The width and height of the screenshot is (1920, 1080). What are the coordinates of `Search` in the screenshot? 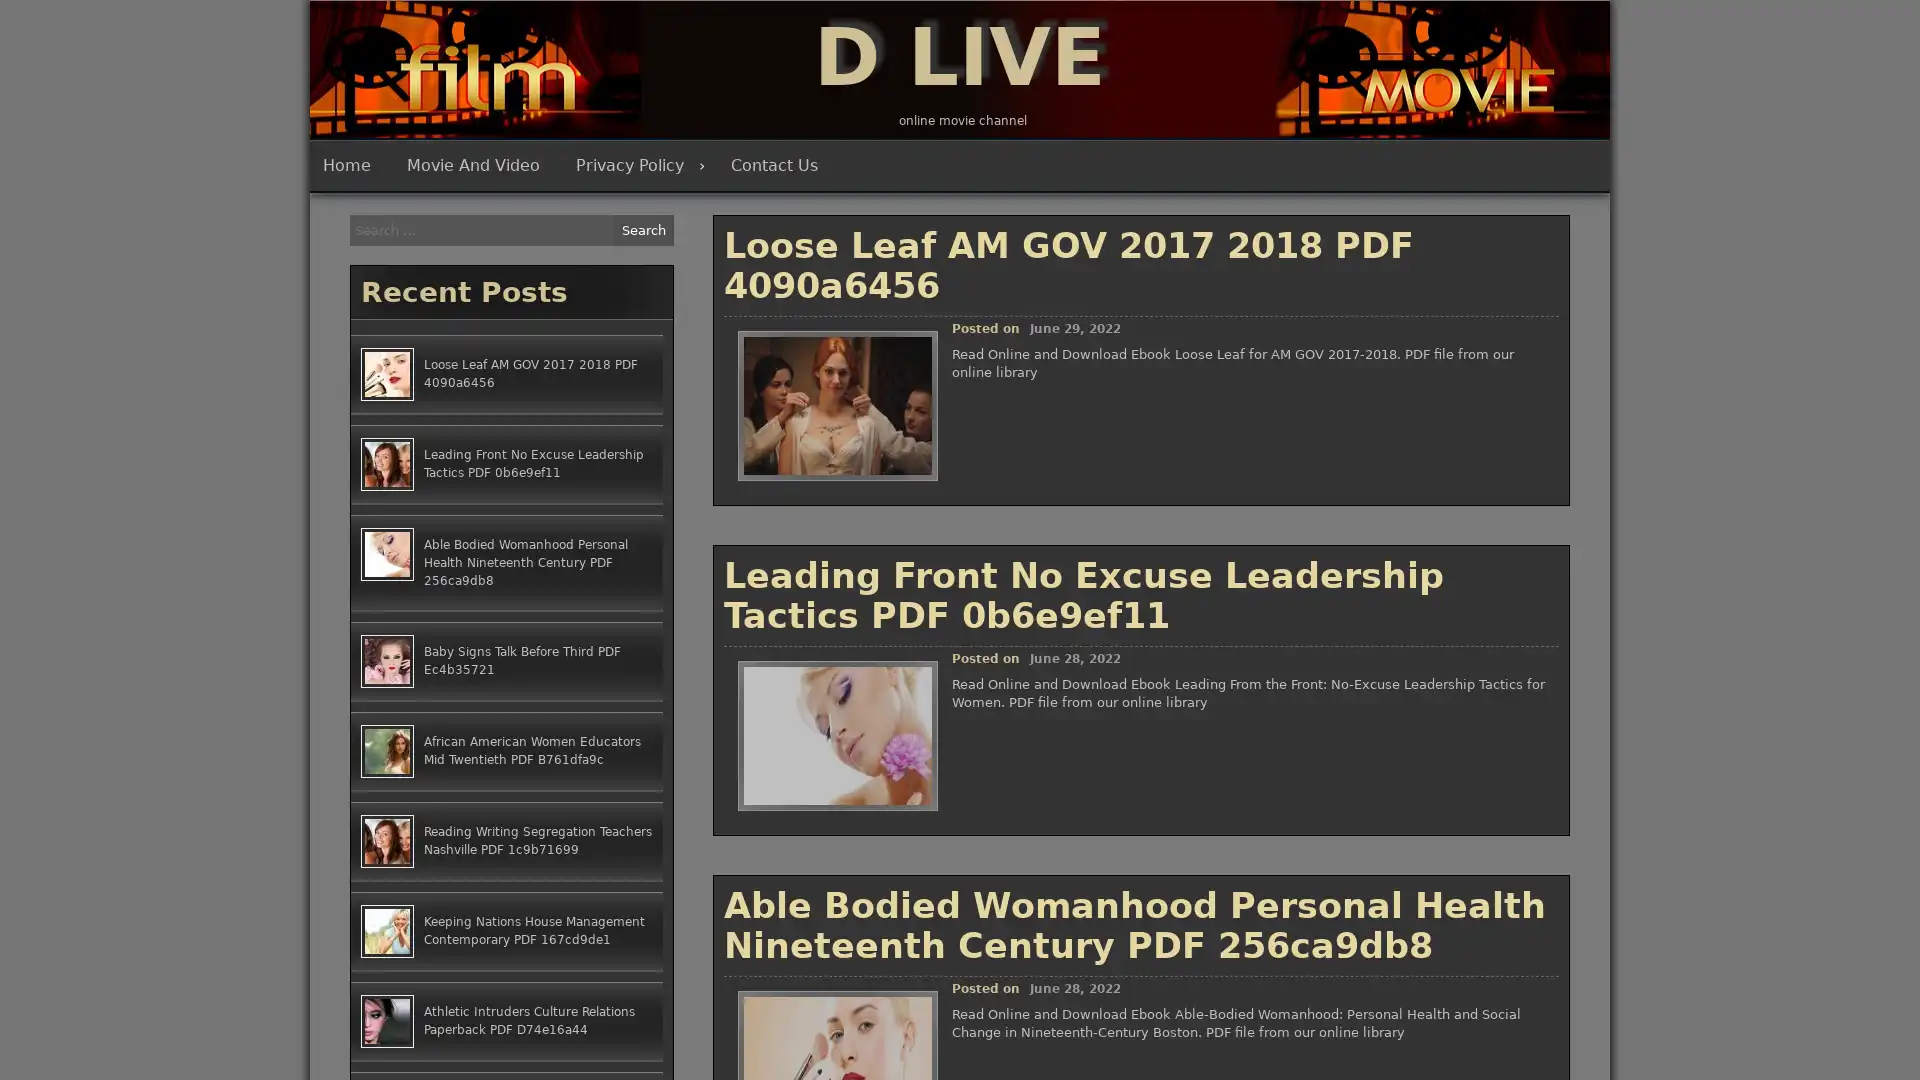 It's located at (643, 229).